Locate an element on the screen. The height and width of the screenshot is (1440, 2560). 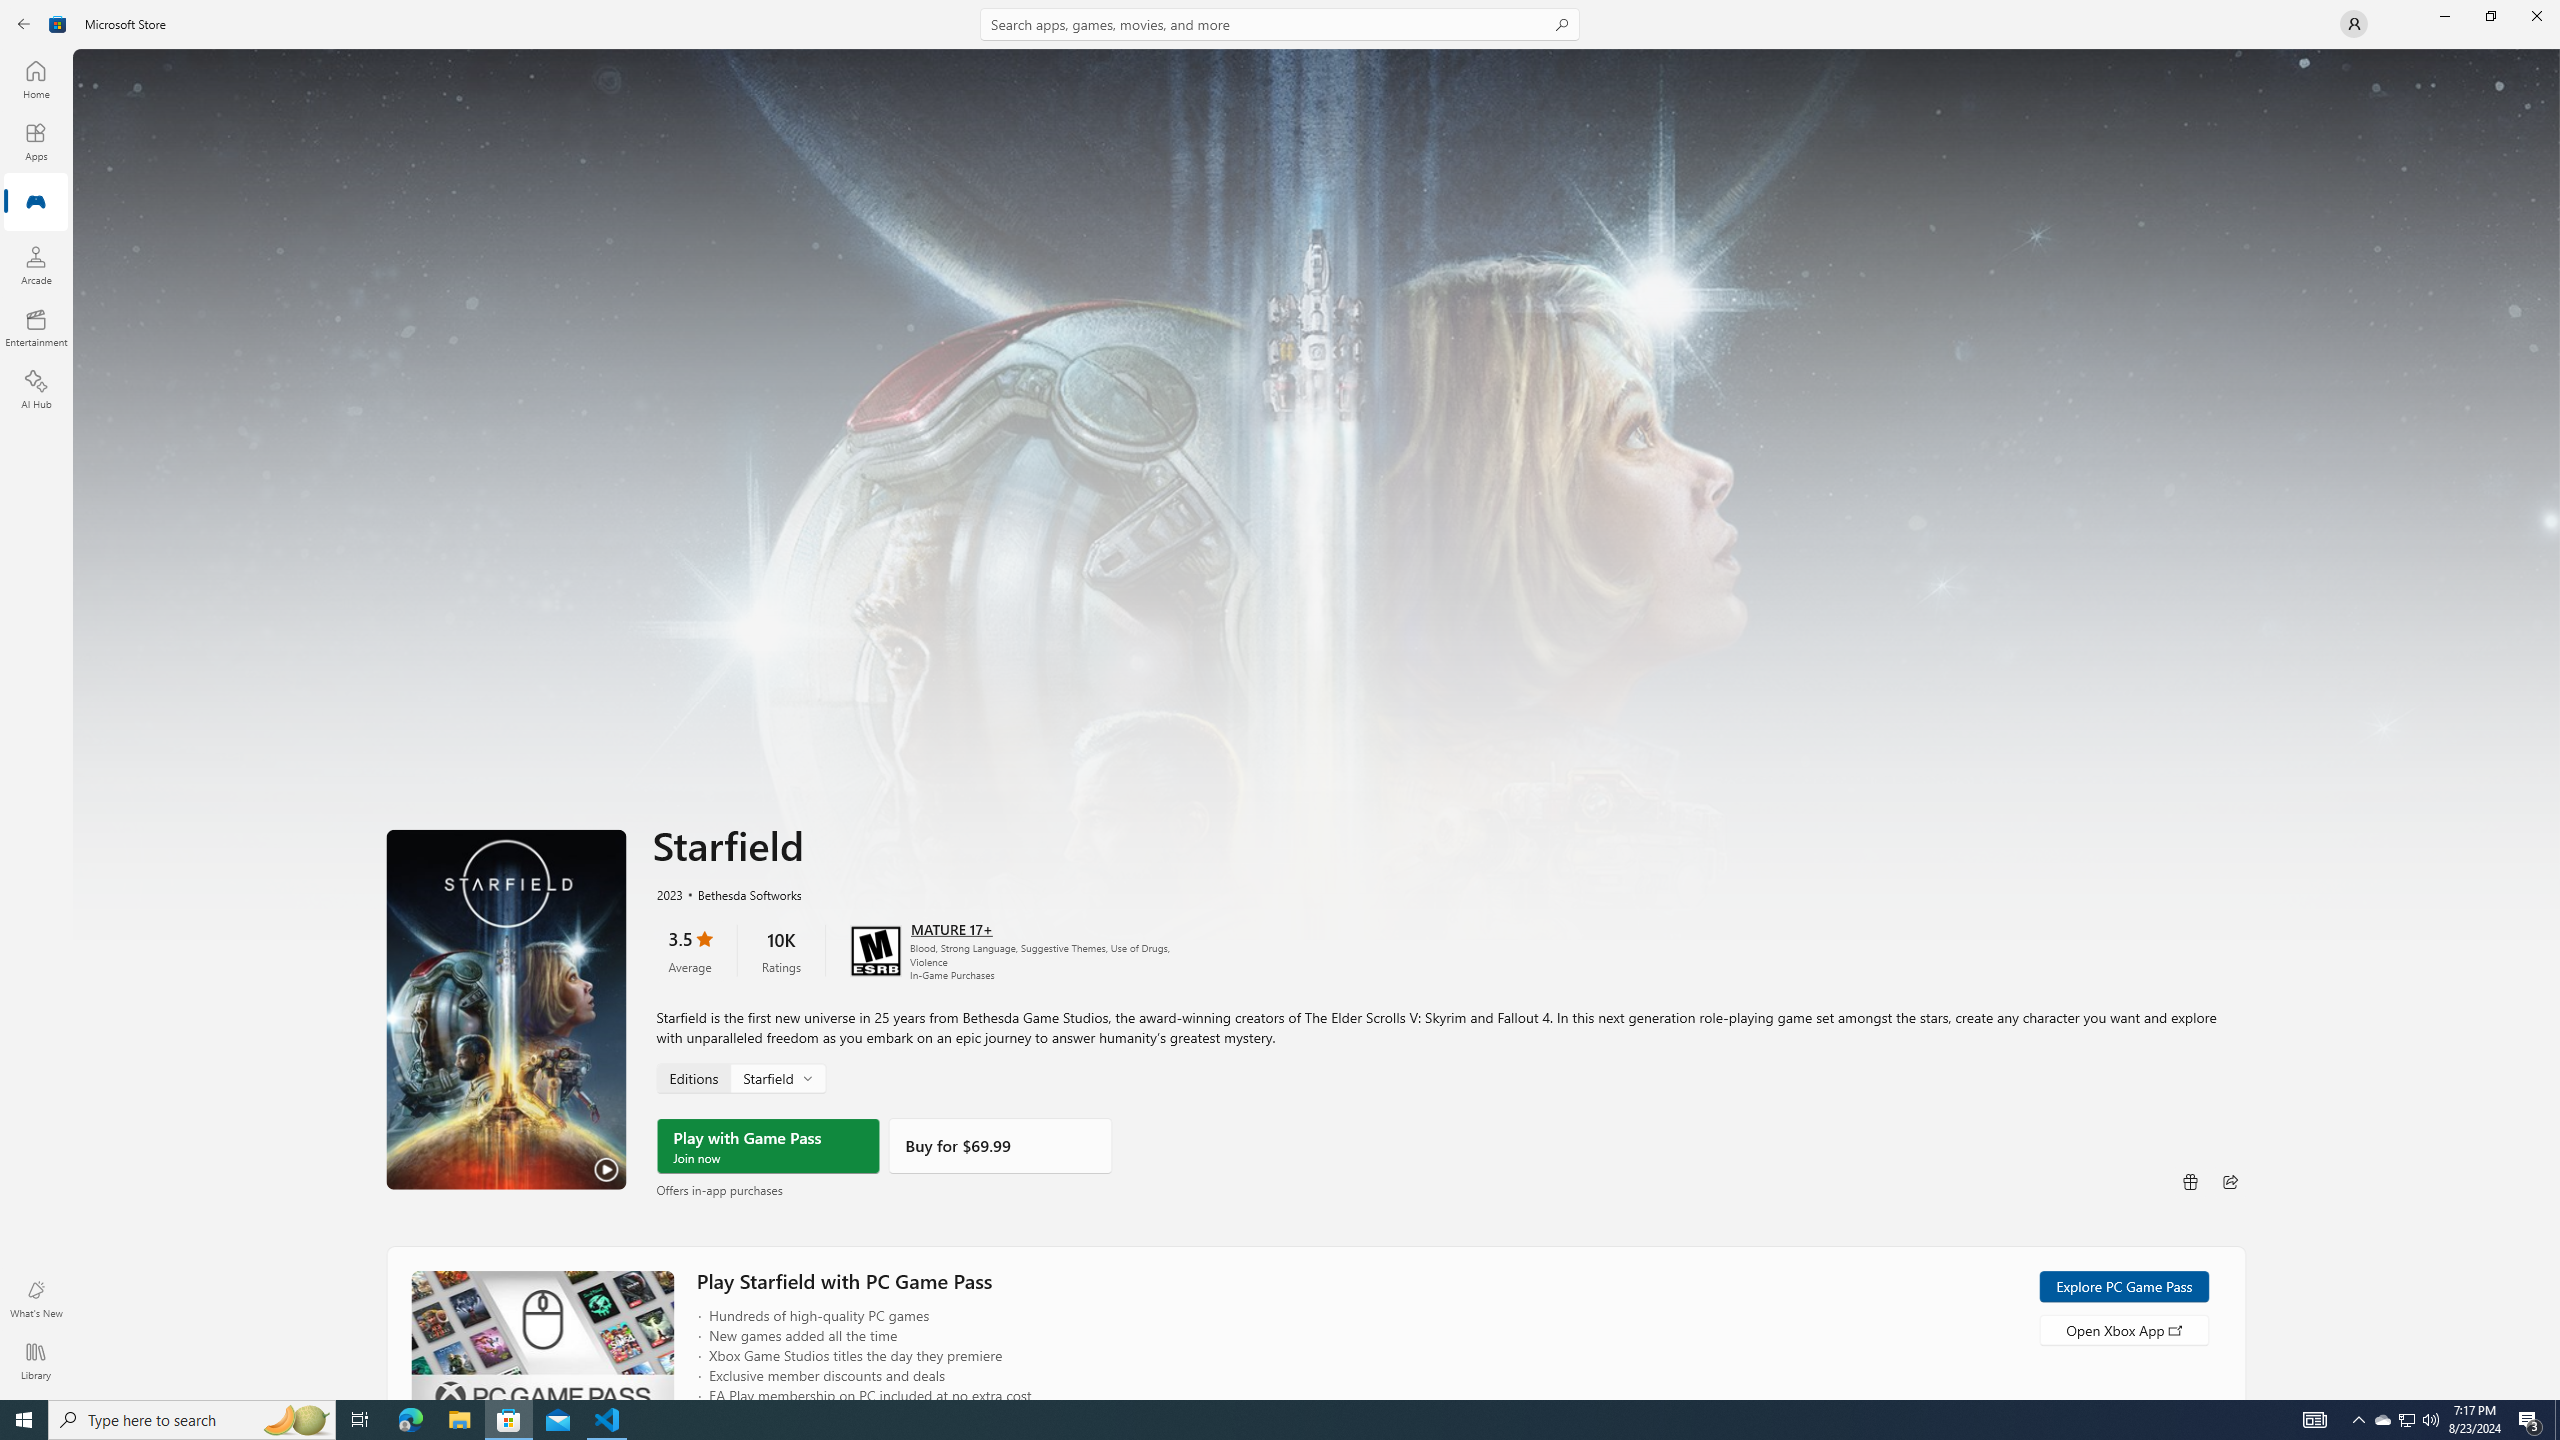
'Arcade' is located at coordinates (34, 264).